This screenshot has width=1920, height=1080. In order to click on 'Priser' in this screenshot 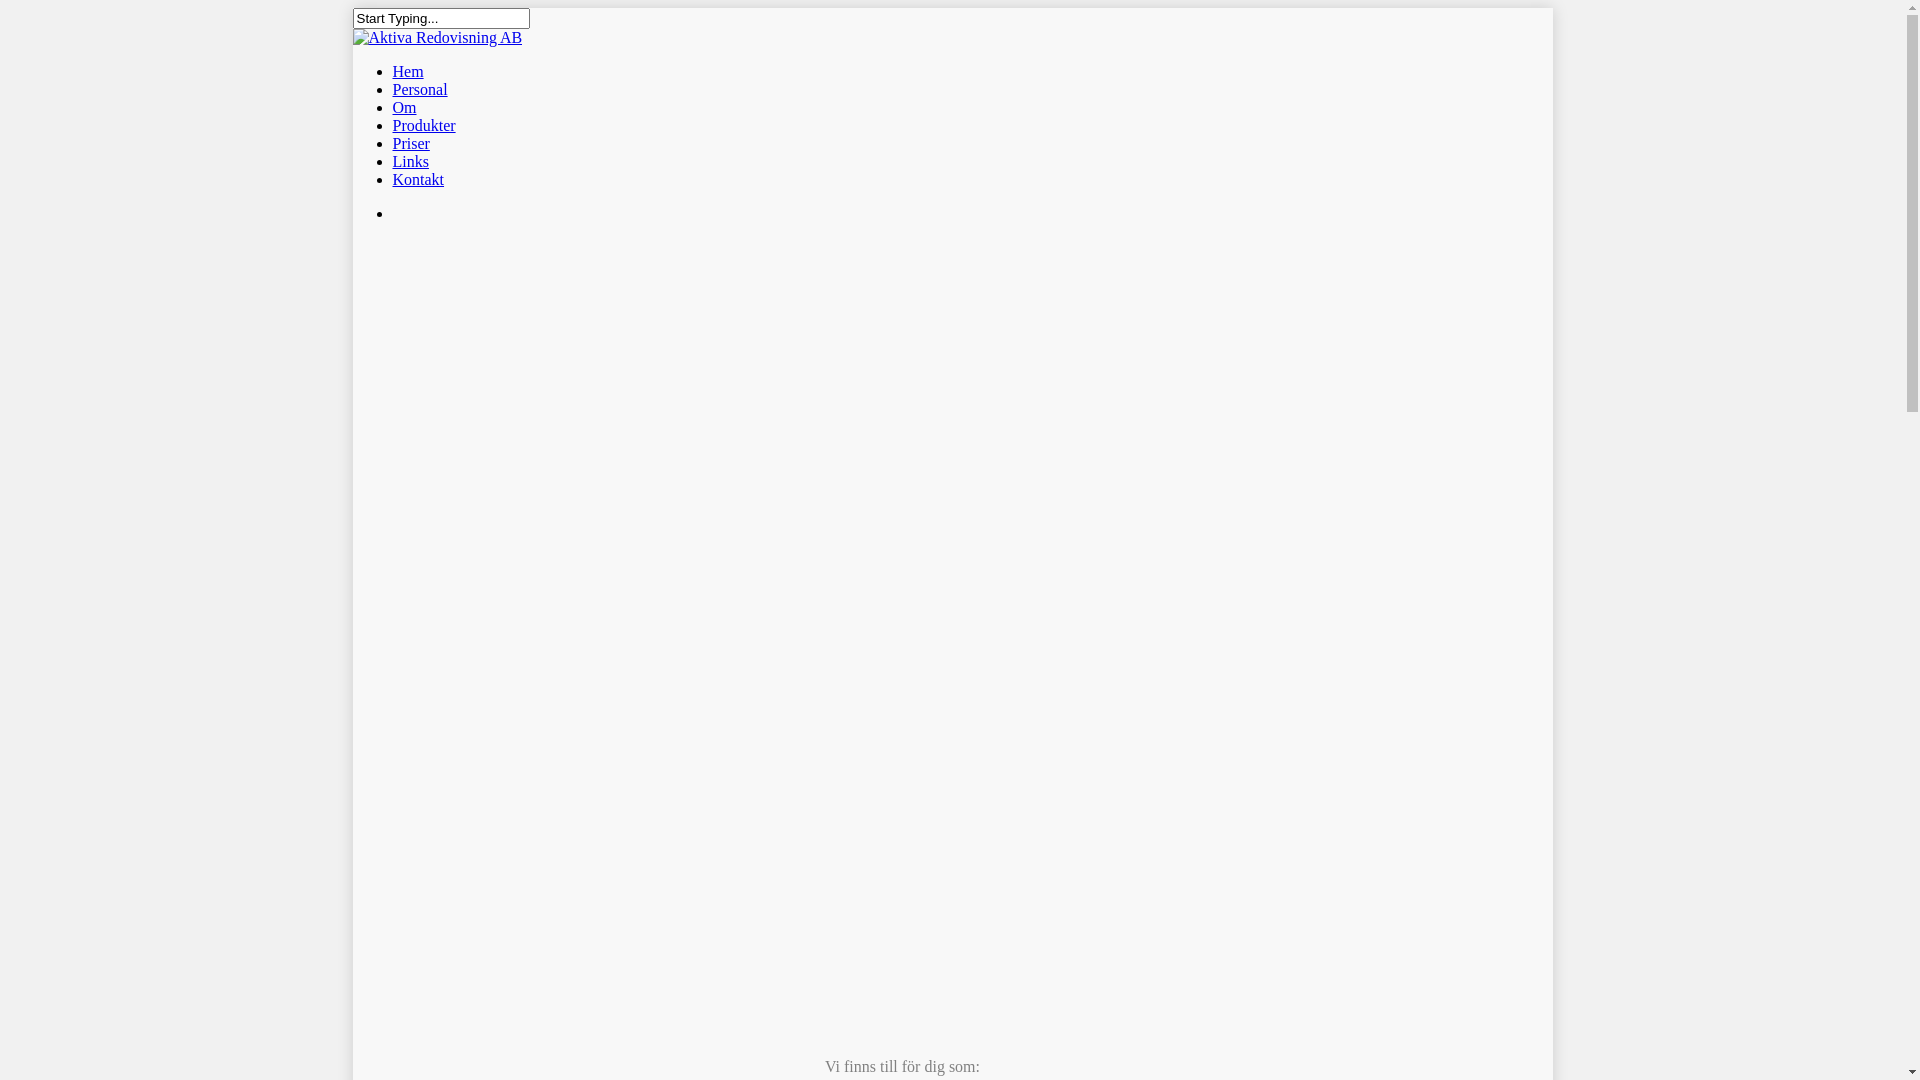, I will do `click(409, 142)`.